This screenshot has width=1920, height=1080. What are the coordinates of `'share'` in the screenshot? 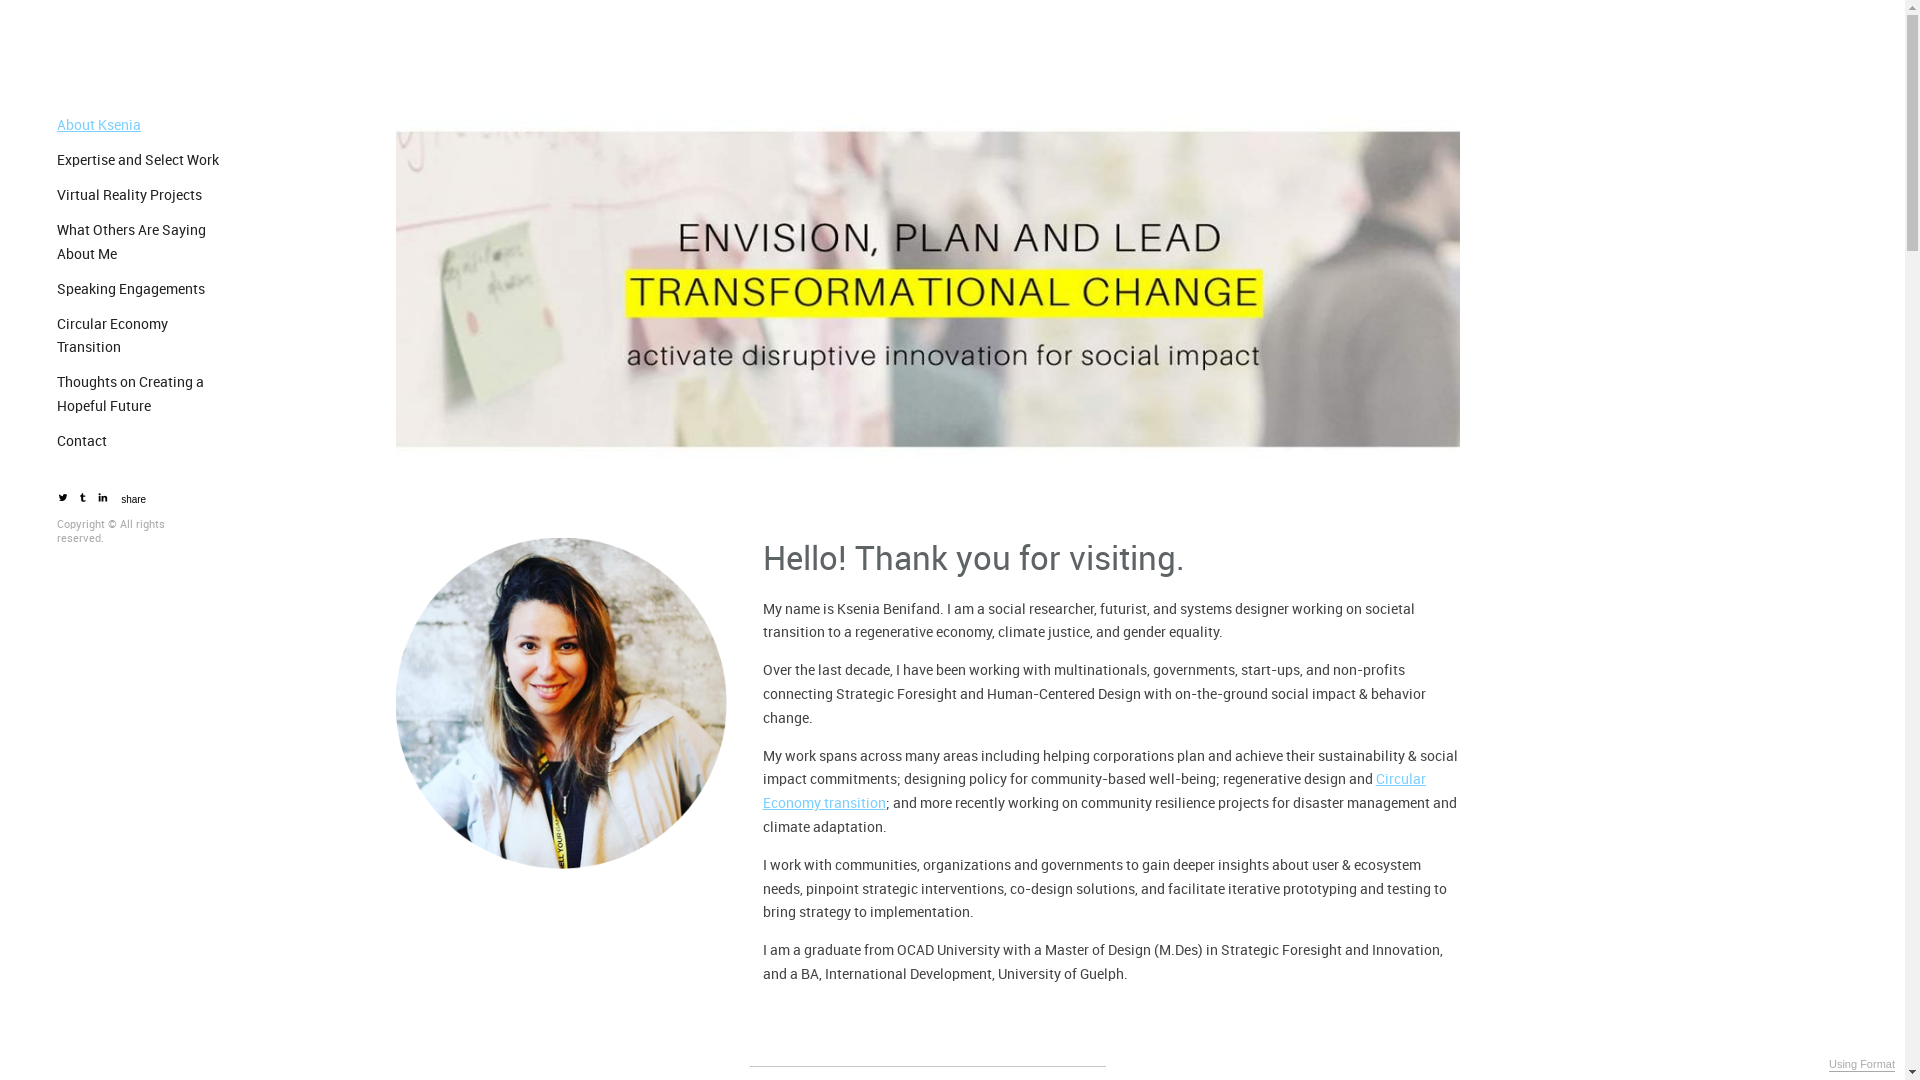 It's located at (119, 498).